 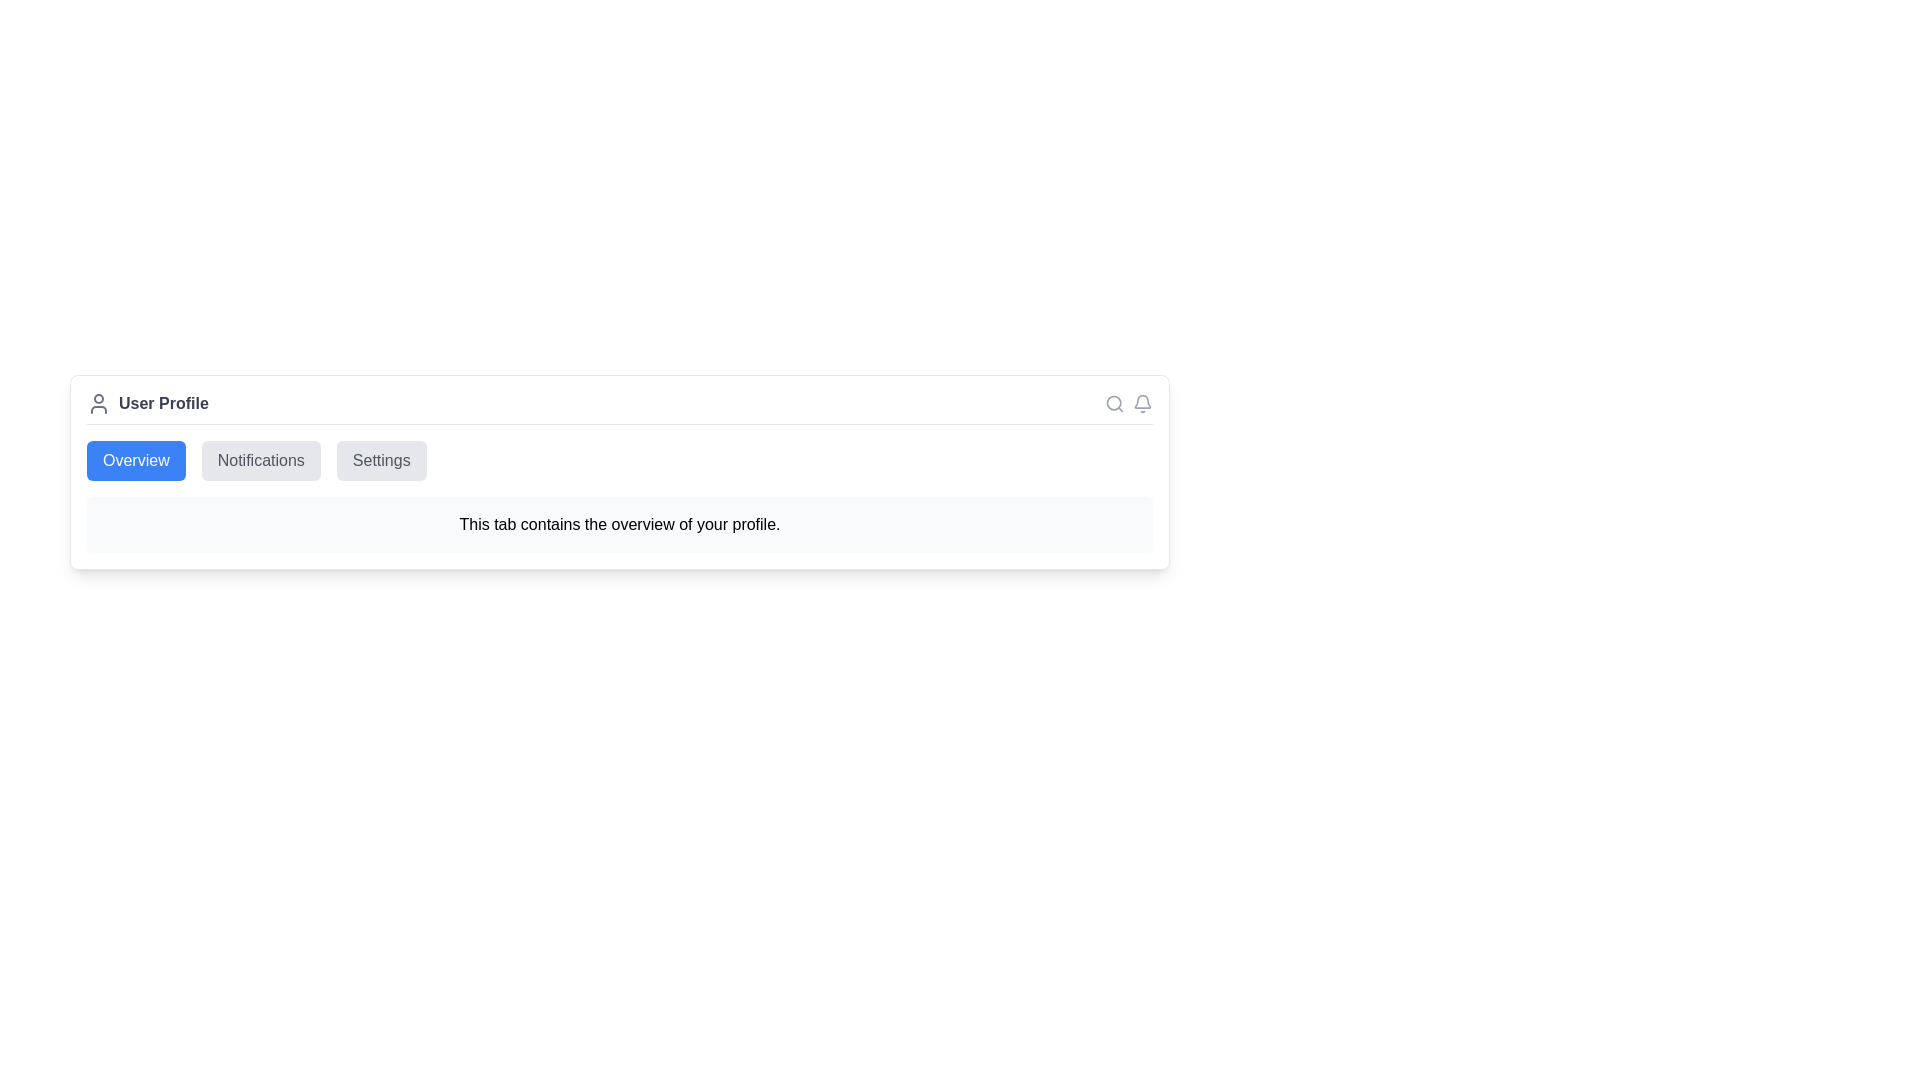 What do you see at coordinates (1113, 404) in the screenshot?
I see `the search icon to activate the search functionality` at bounding box center [1113, 404].